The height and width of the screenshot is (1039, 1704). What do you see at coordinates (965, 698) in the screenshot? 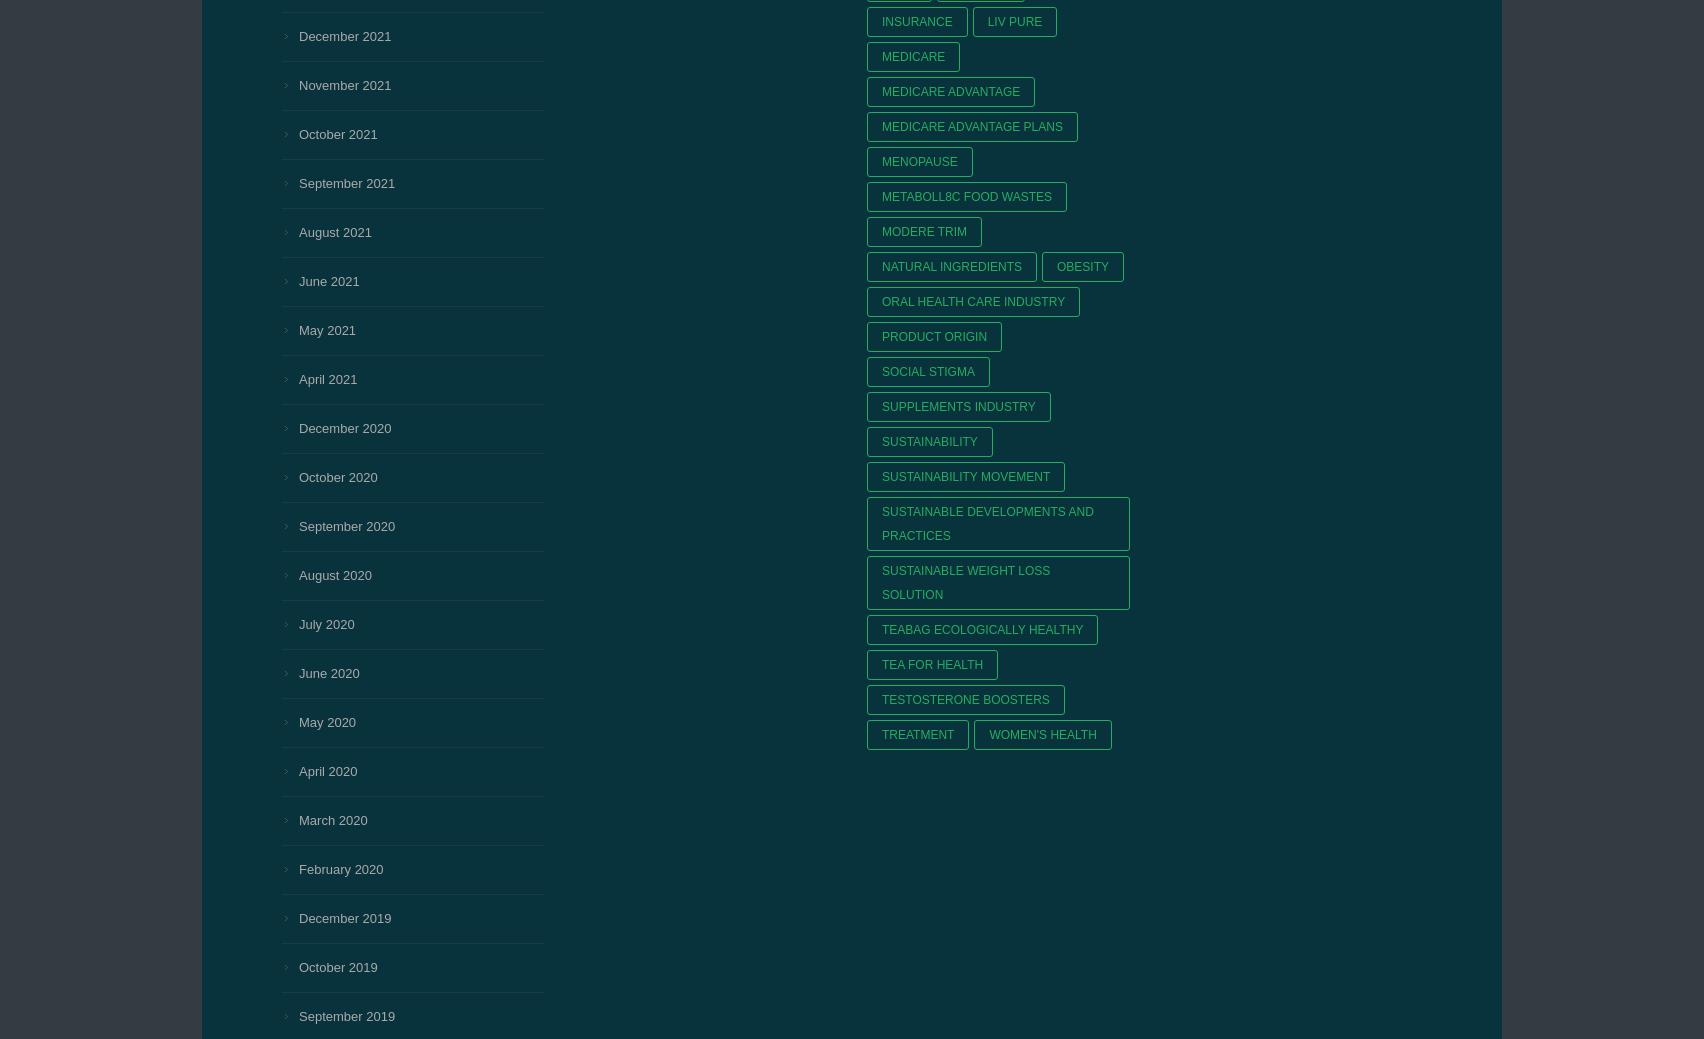
I see `'testosterone boosters'` at bounding box center [965, 698].